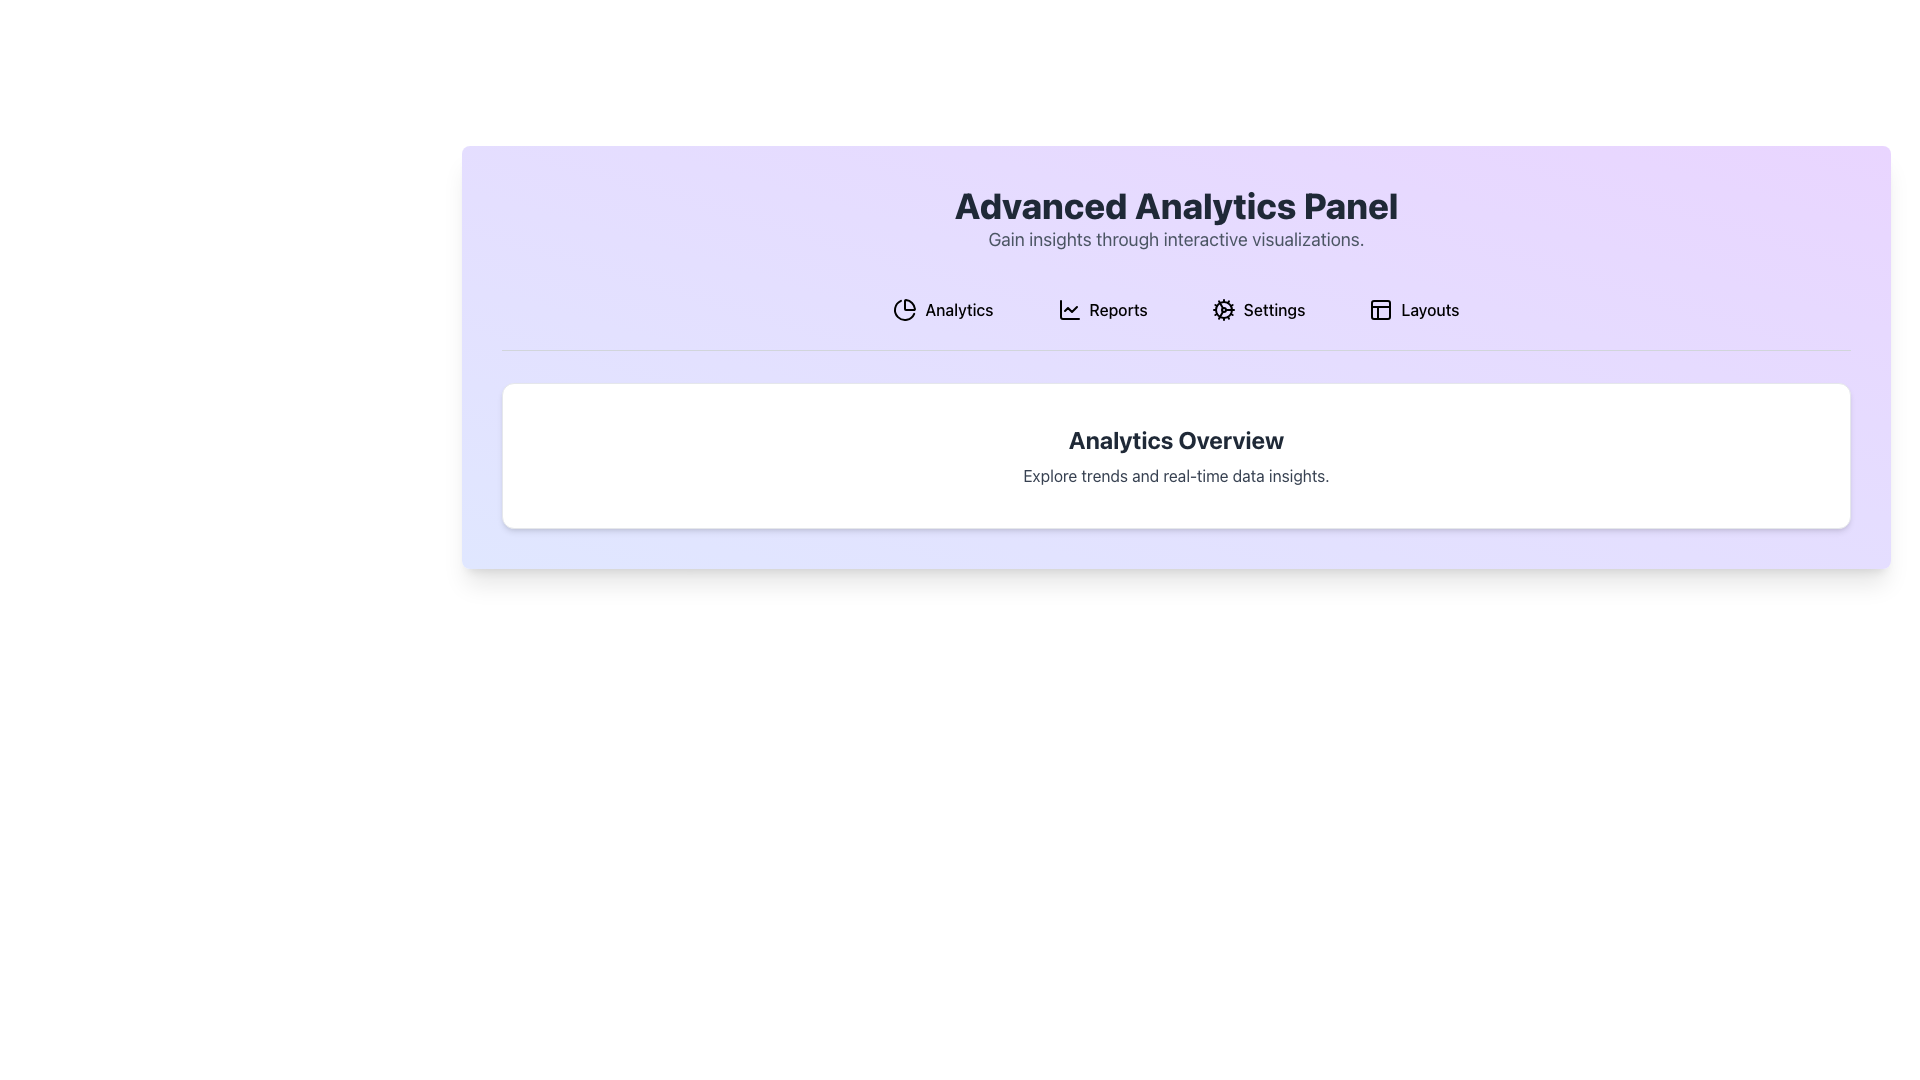 The image size is (1920, 1080). I want to click on the navigation label indicating the analytics section, positioned in the upper center of the interface, so click(958, 309).